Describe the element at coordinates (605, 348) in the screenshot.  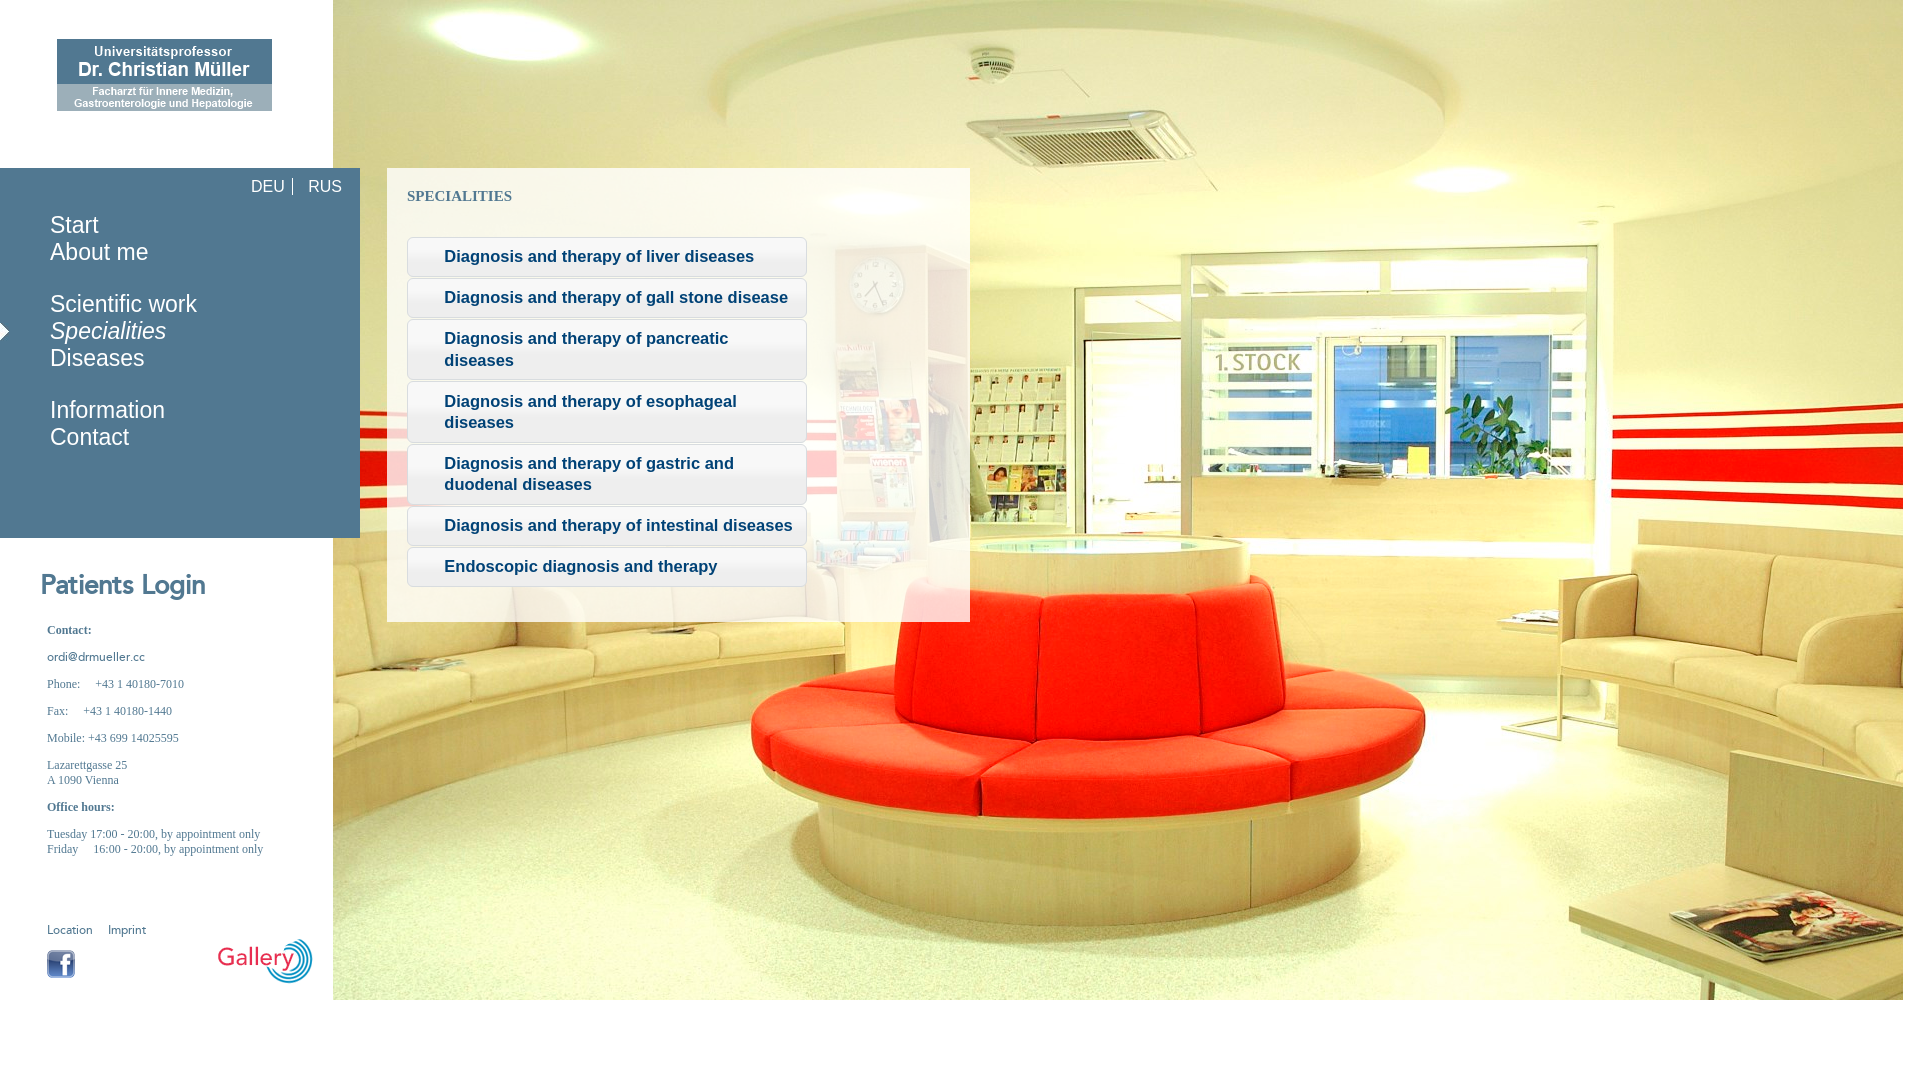
I see `'Diagnosis and therapy of pancreatic diseases'` at that location.